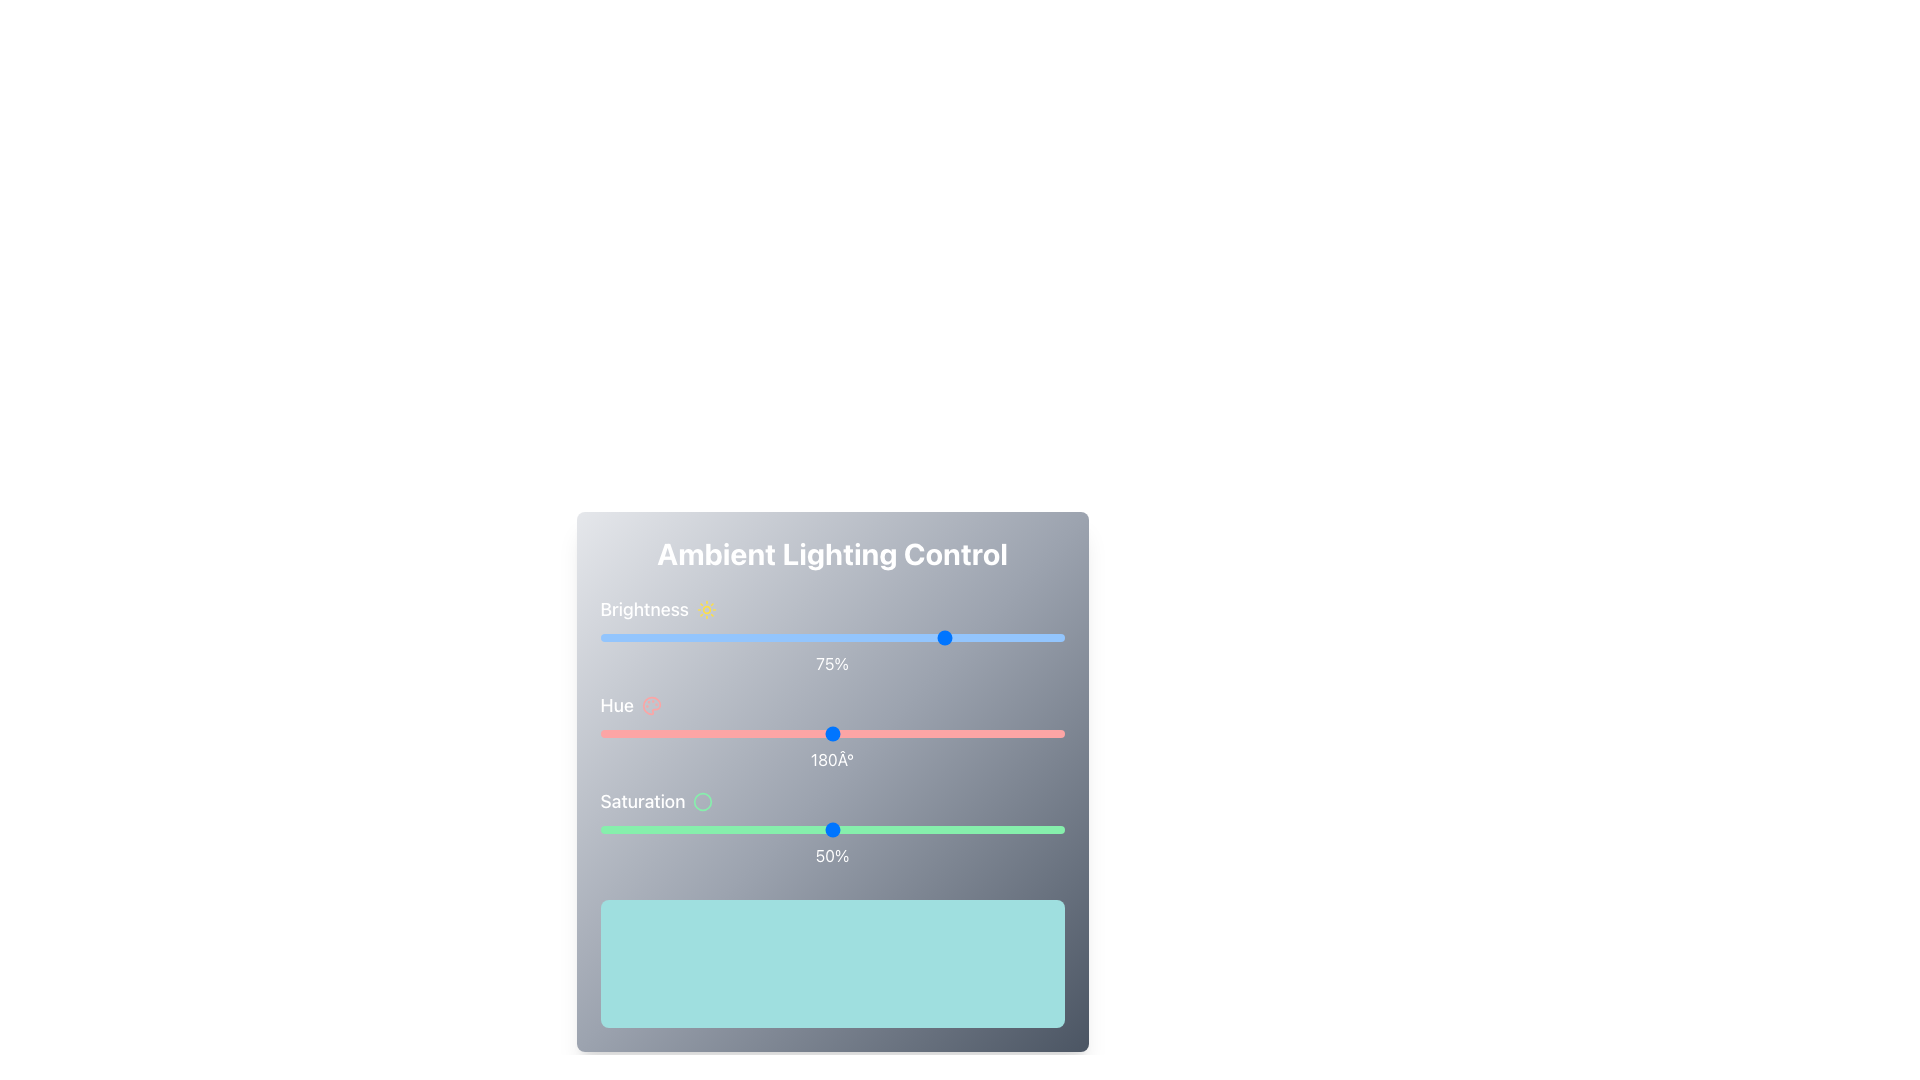 The height and width of the screenshot is (1080, 1920). What do you see at coordinates (1001, 733) in the screenshot?
I see `the hue value` at bounding box center [1001, 733].